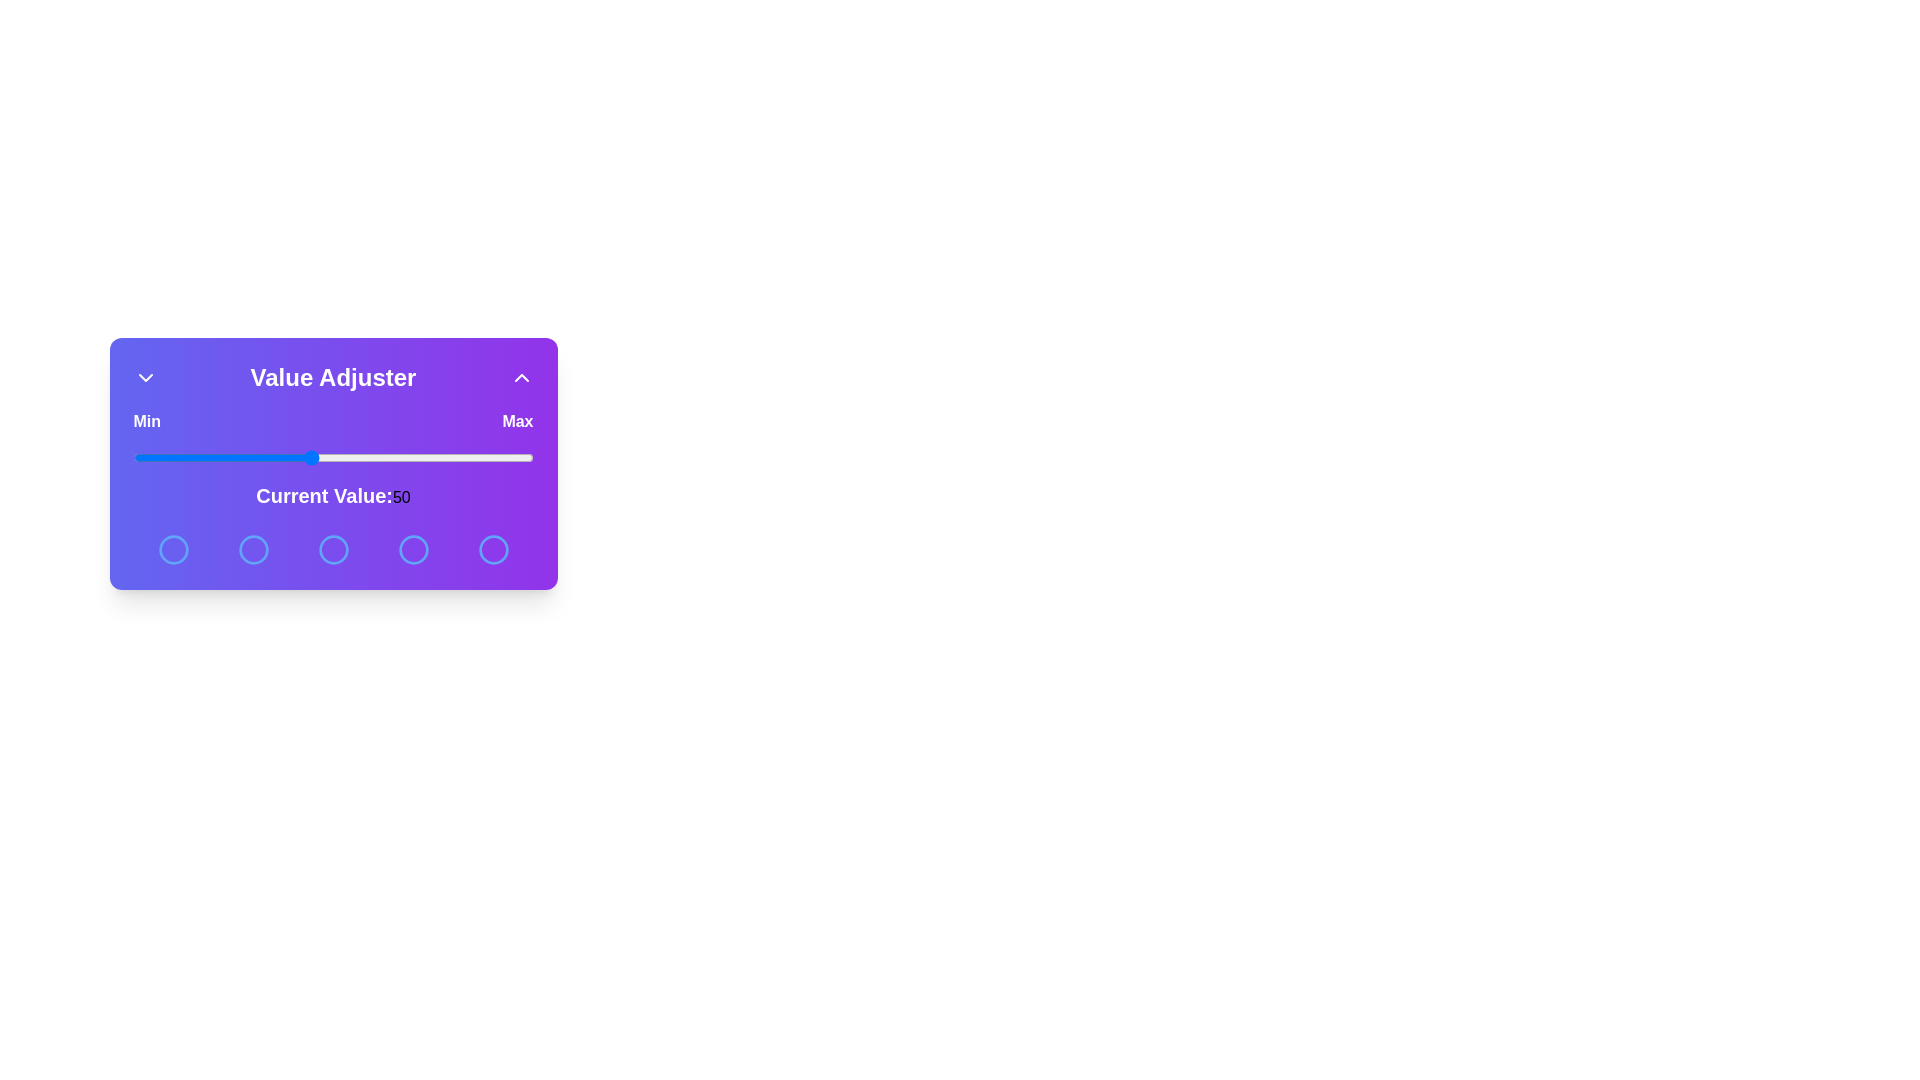 This screenshot has width=1920, height=1080. I want to click on the slider to set the value to 87, so click(474, 458).